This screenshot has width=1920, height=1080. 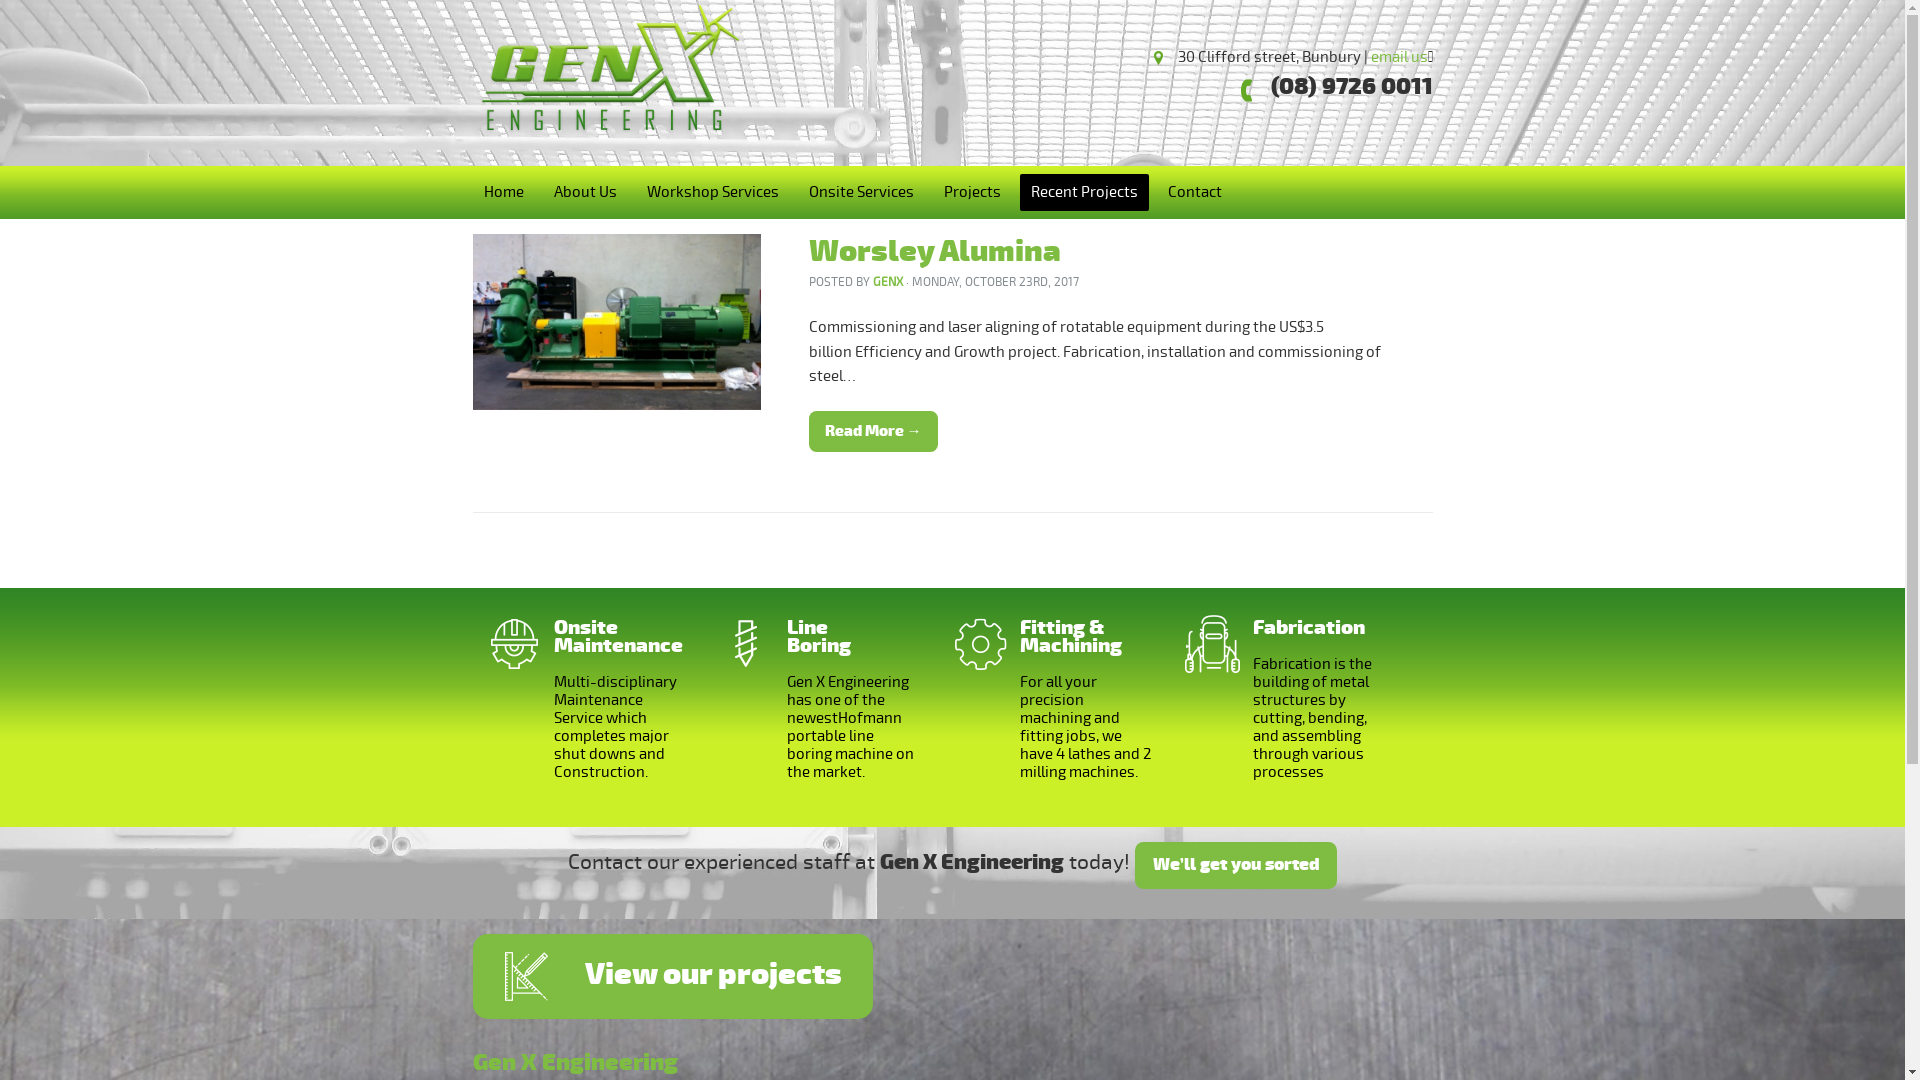 What do you see at coordinates (1194, 192) in the screenshot?
I see `'Contact'` at bounding box center [1194, 192].